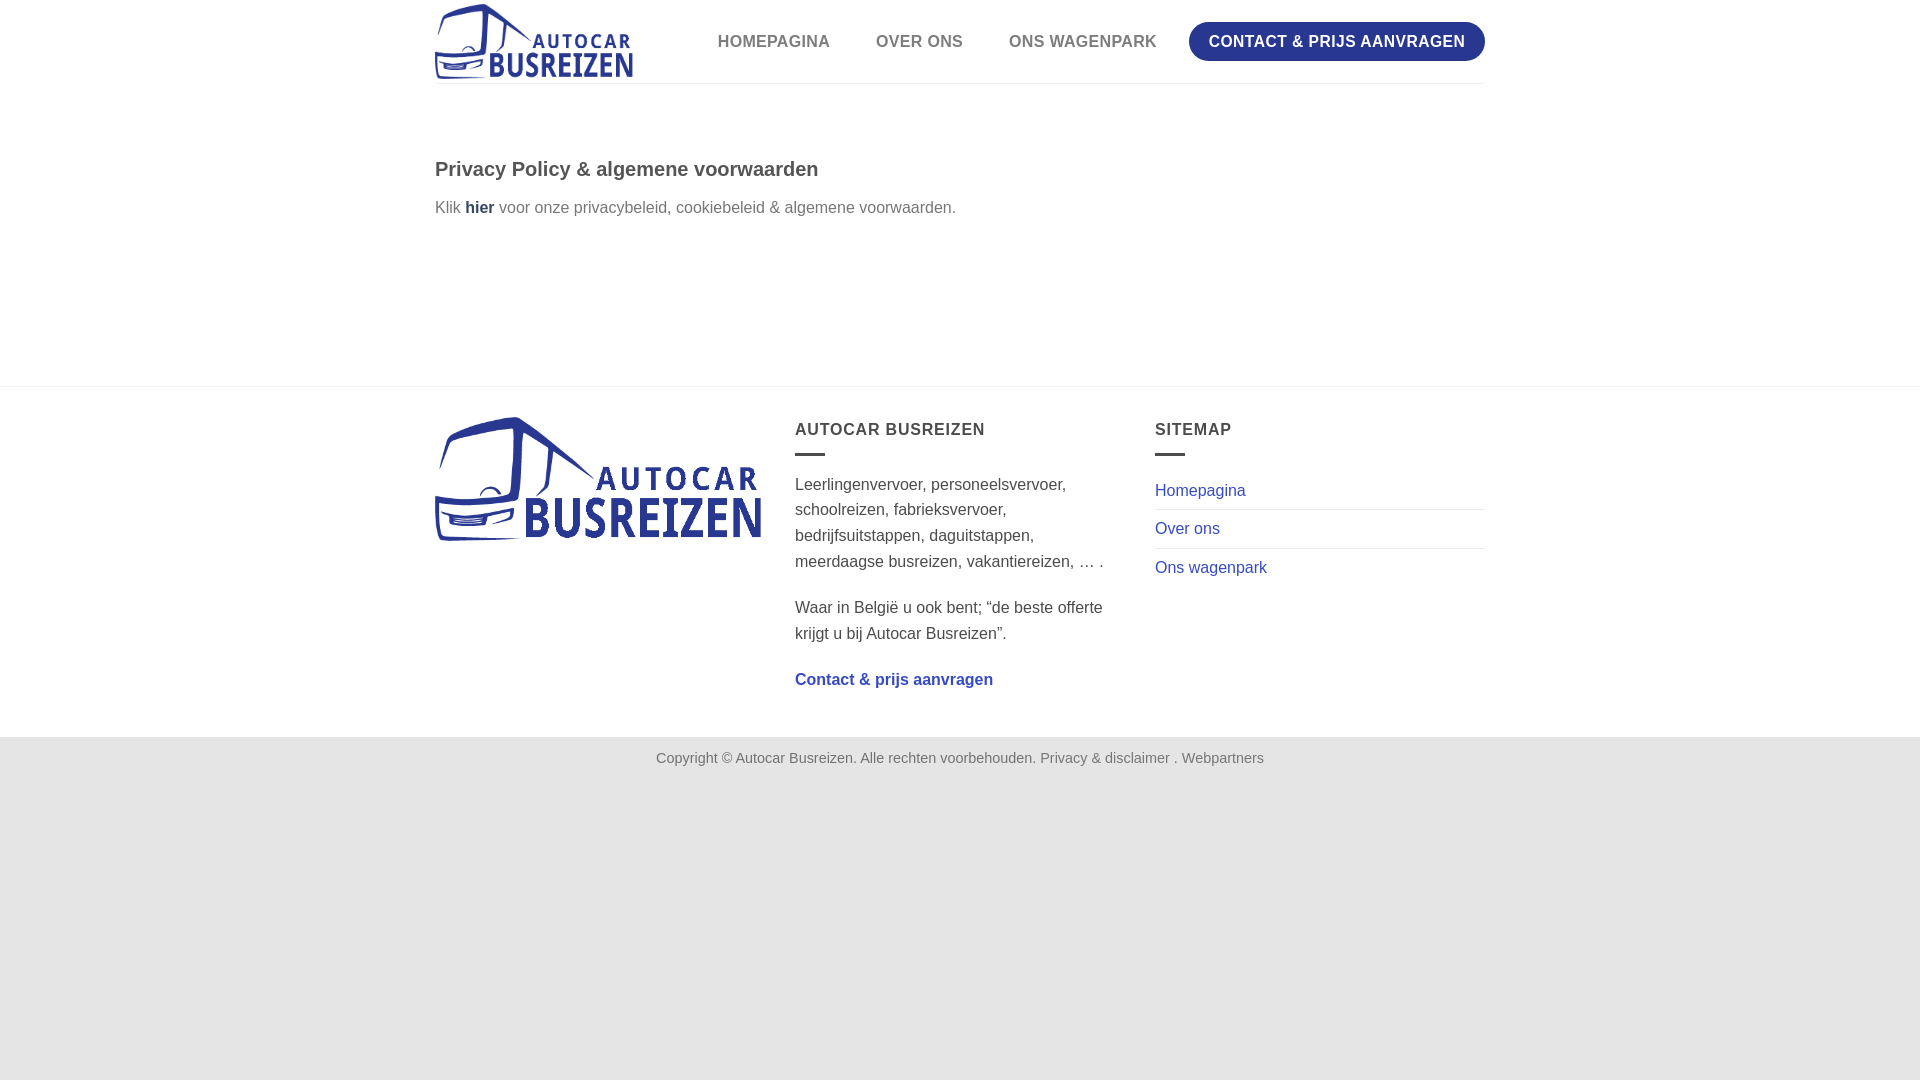 This screenshot has height=1080, width=1920. I want to click on 'Contact & prijs aanvragen', so click(892, 678).